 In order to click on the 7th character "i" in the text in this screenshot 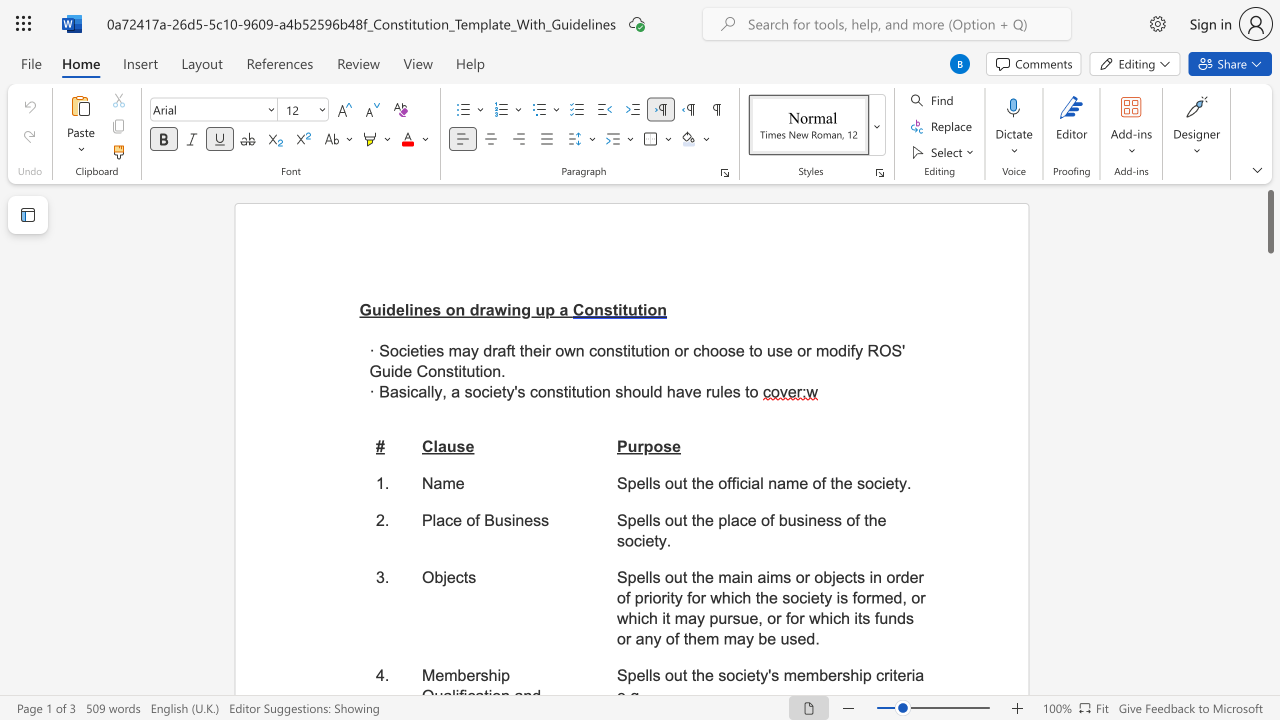, I will do `click(809, 597)`.